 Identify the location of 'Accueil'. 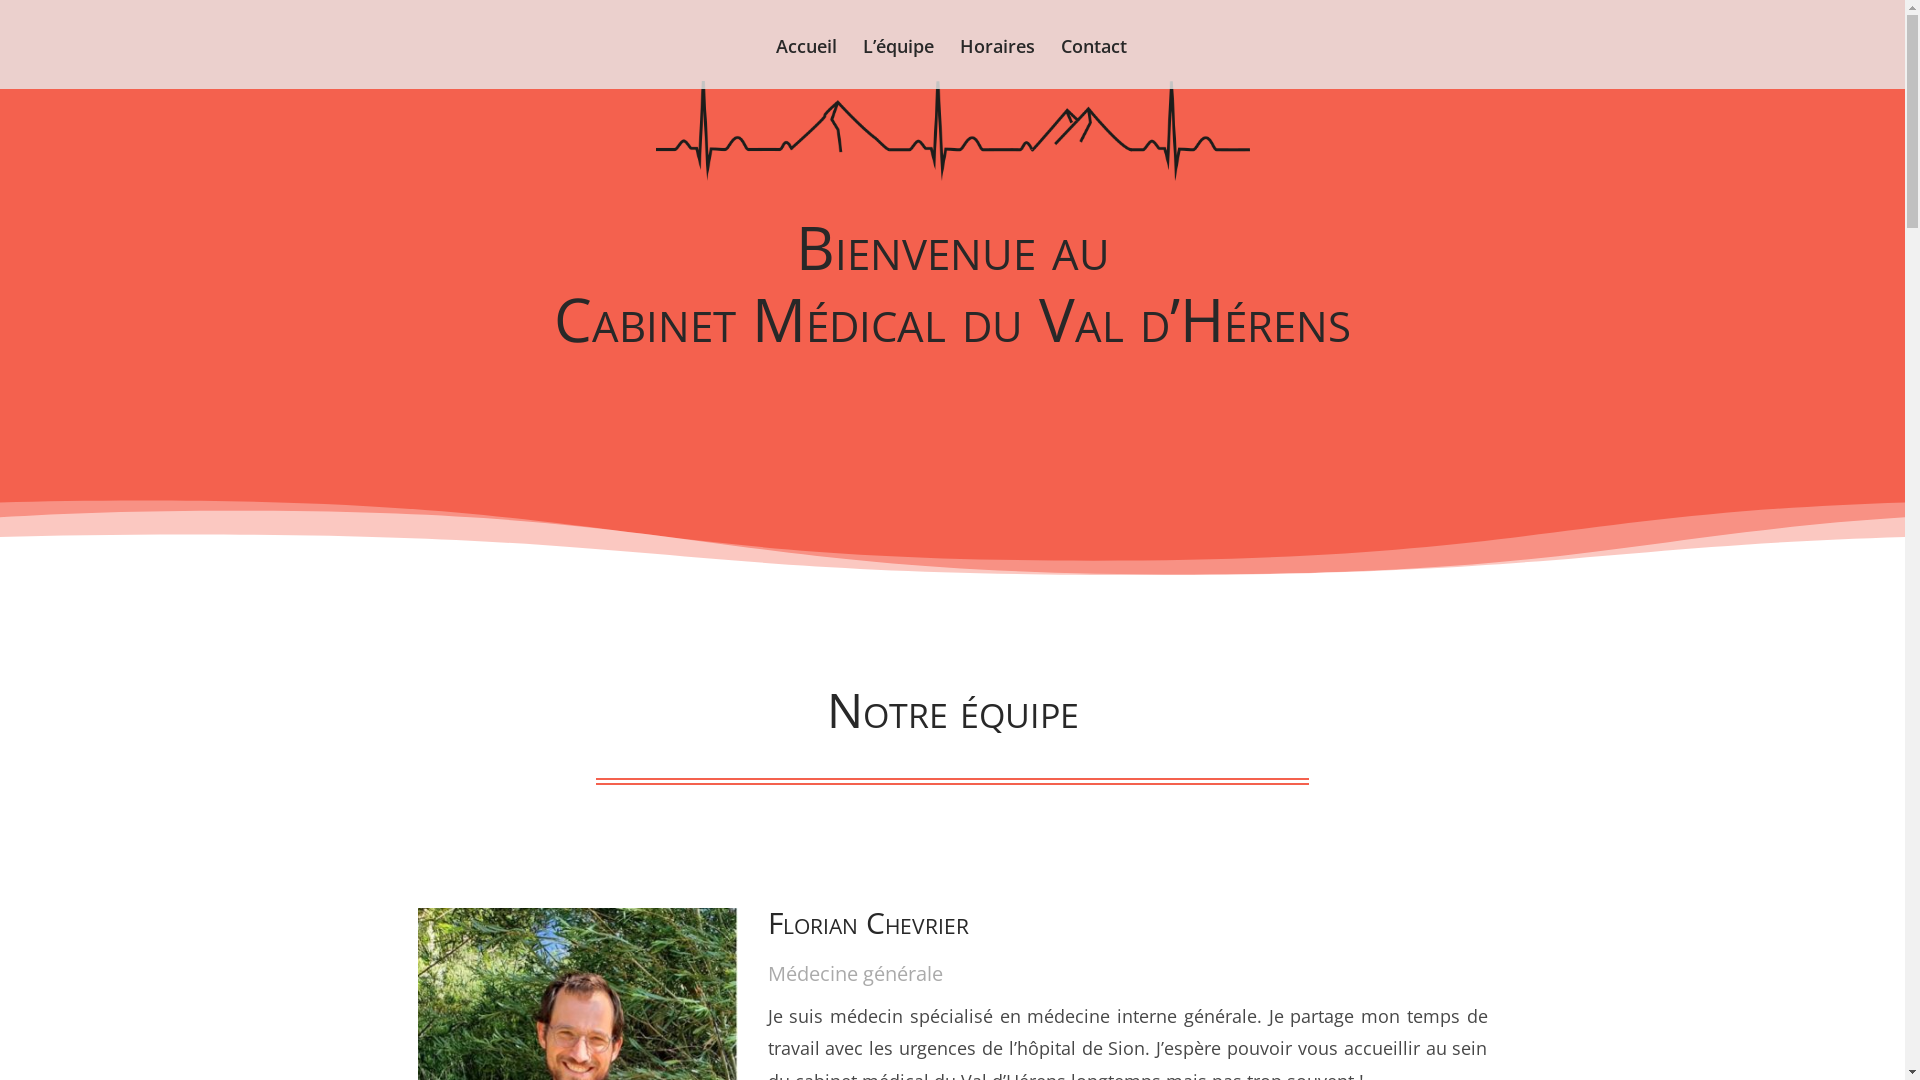
(806, 63).